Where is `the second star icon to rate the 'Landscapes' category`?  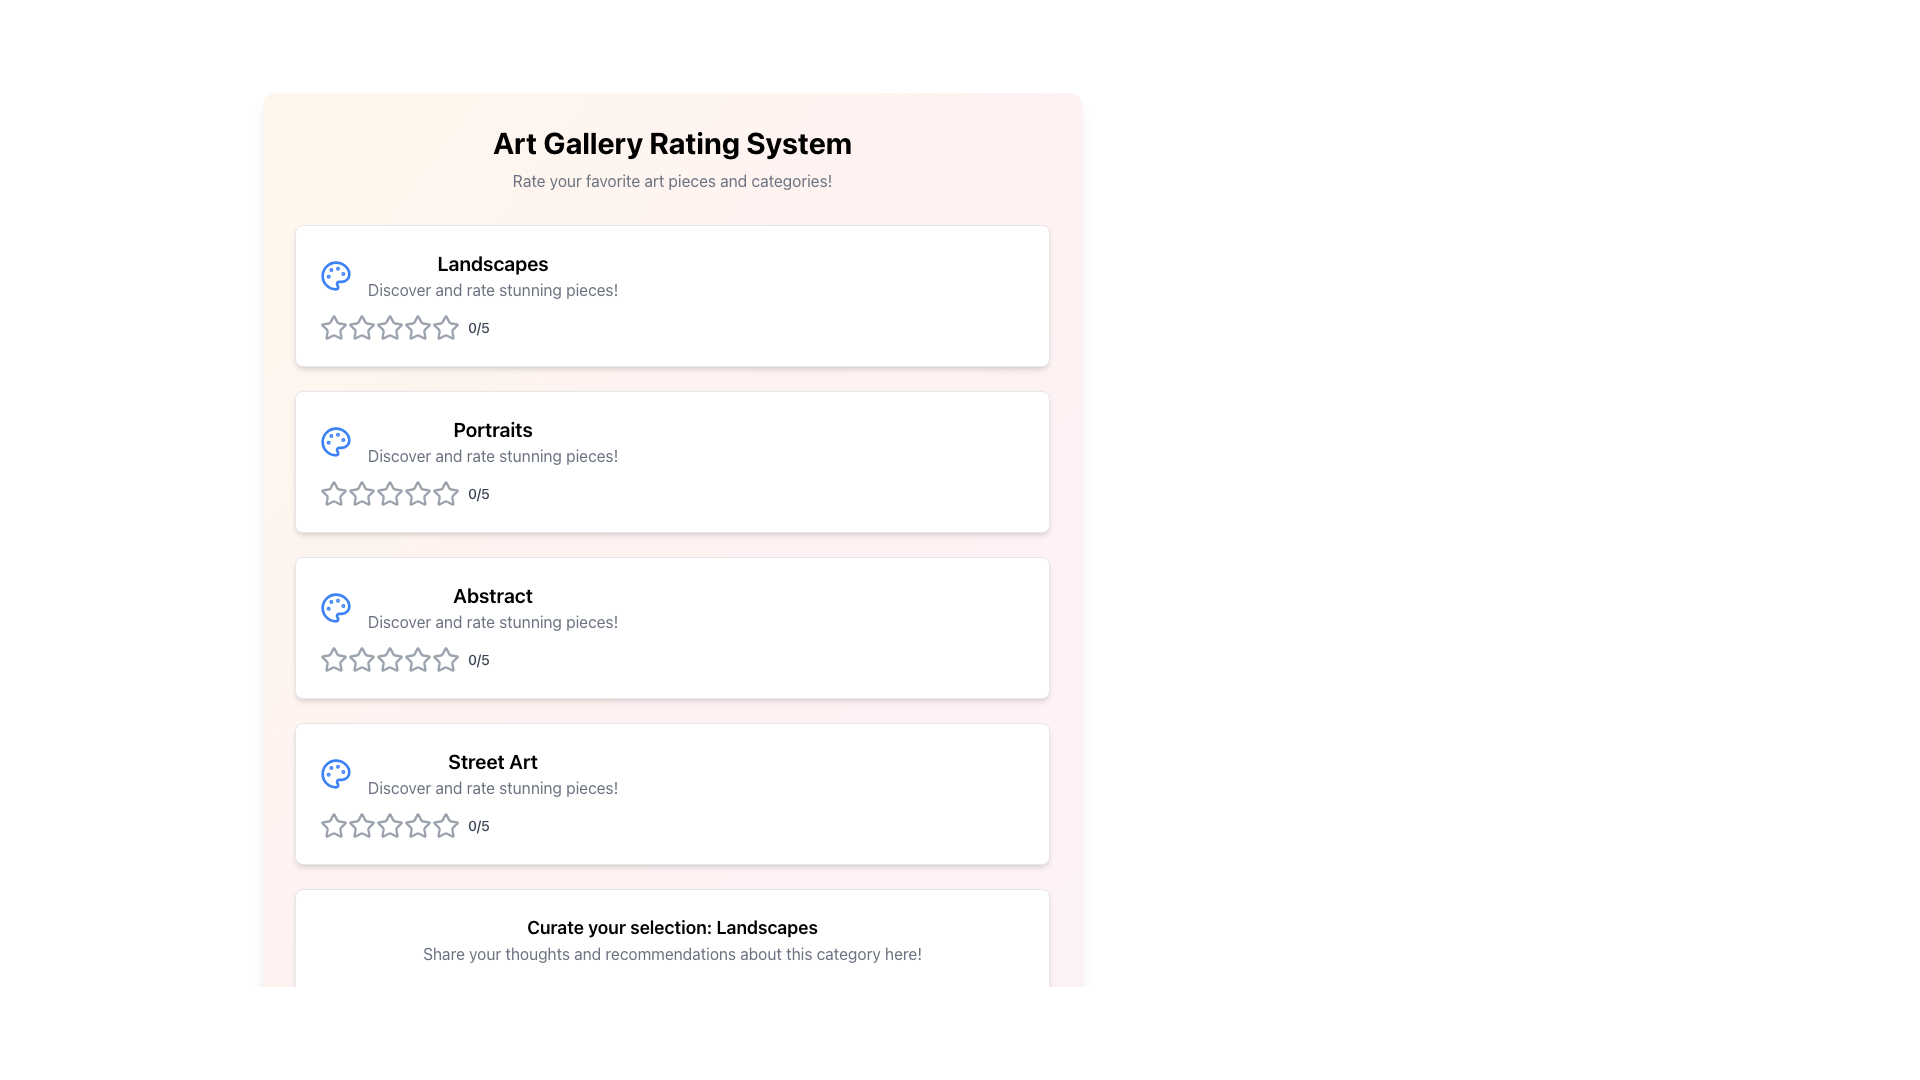
the second star icon to rate the 'Landscapes' category is located at coordinates (416, 326).